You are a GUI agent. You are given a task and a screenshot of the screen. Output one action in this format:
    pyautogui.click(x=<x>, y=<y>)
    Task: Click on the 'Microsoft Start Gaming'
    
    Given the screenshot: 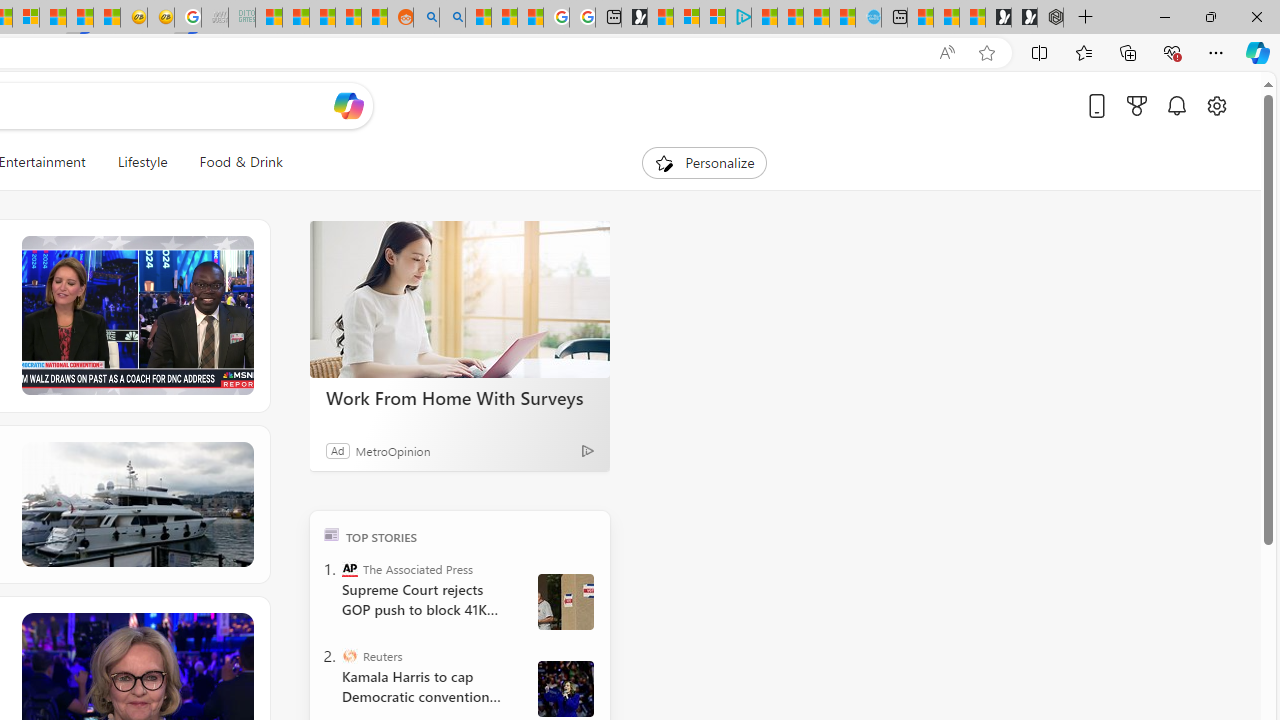 What is the action you would take?
    pyautogui.click(x=633, y=17)
    